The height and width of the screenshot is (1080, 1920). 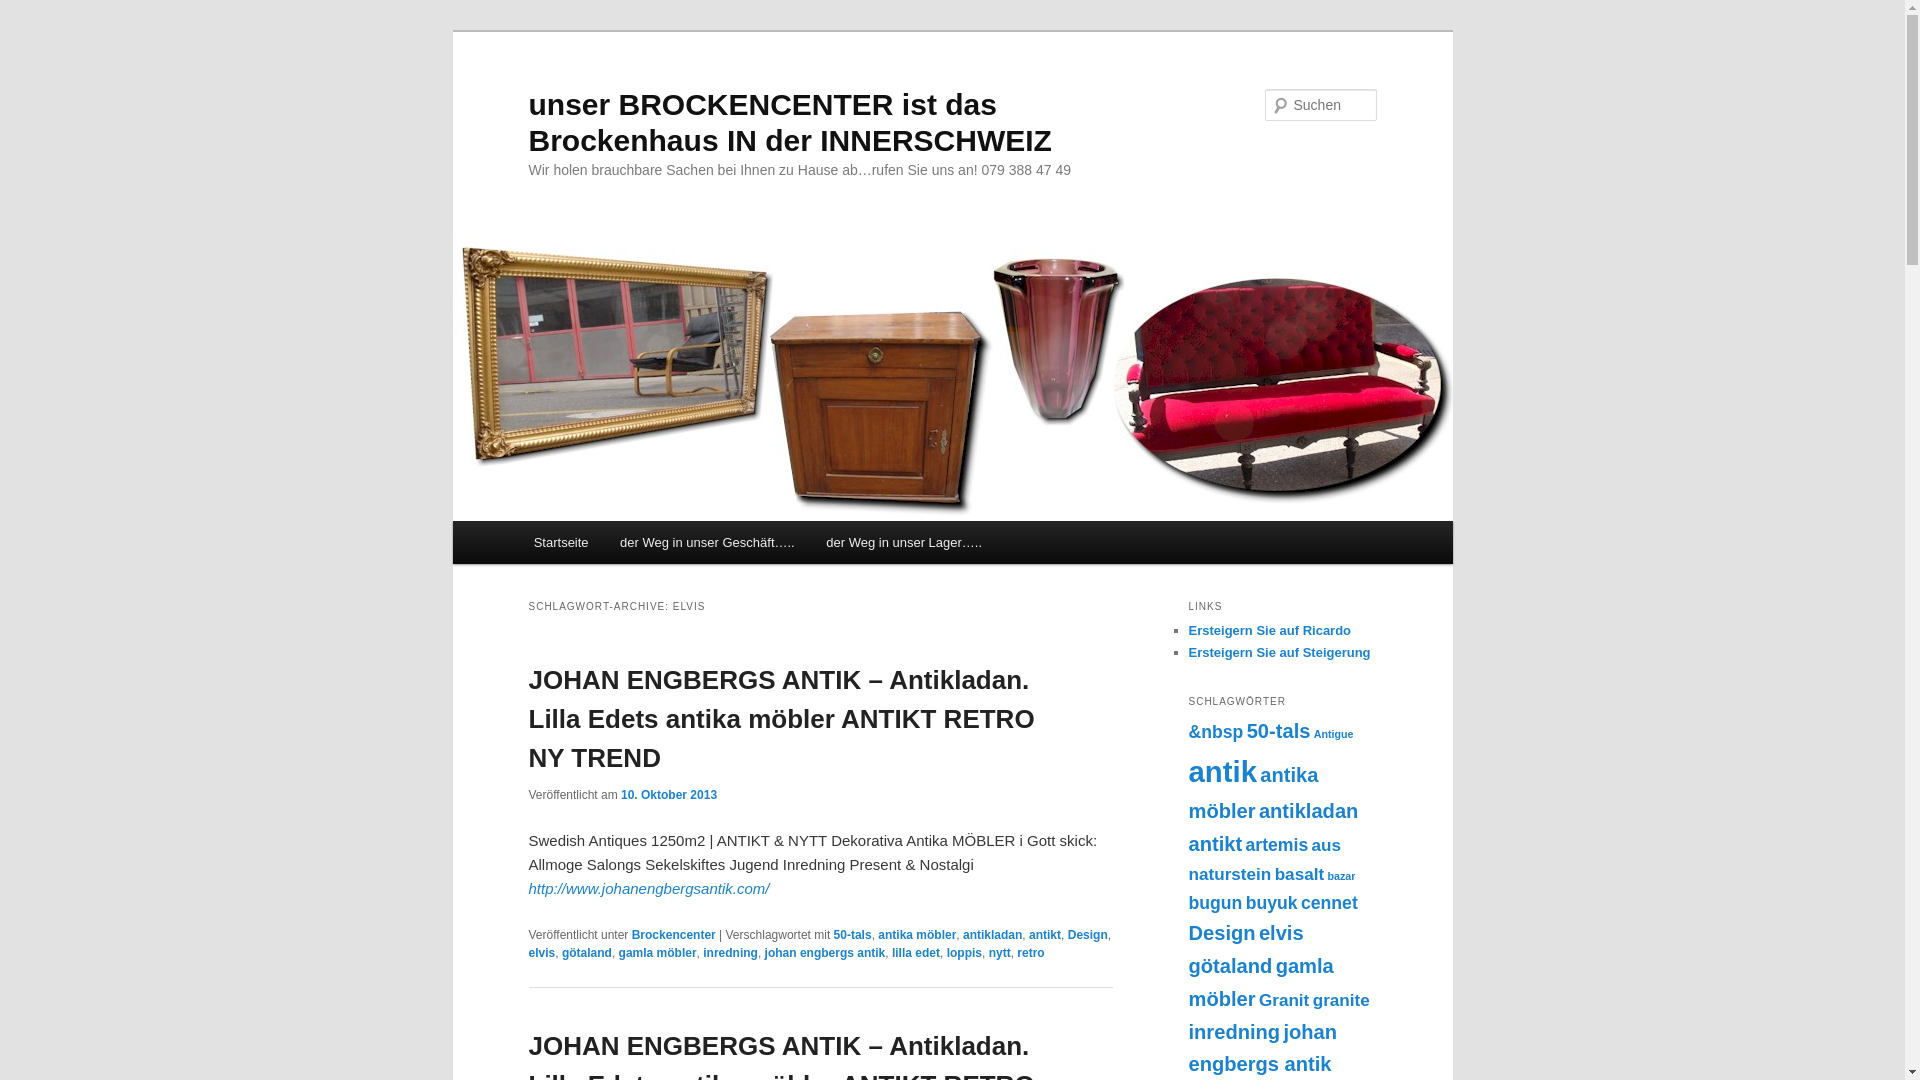 What do you see at coordinates (729, 951) in the screenshot?
I see `'inredning'` at bounding box center [729, 951].